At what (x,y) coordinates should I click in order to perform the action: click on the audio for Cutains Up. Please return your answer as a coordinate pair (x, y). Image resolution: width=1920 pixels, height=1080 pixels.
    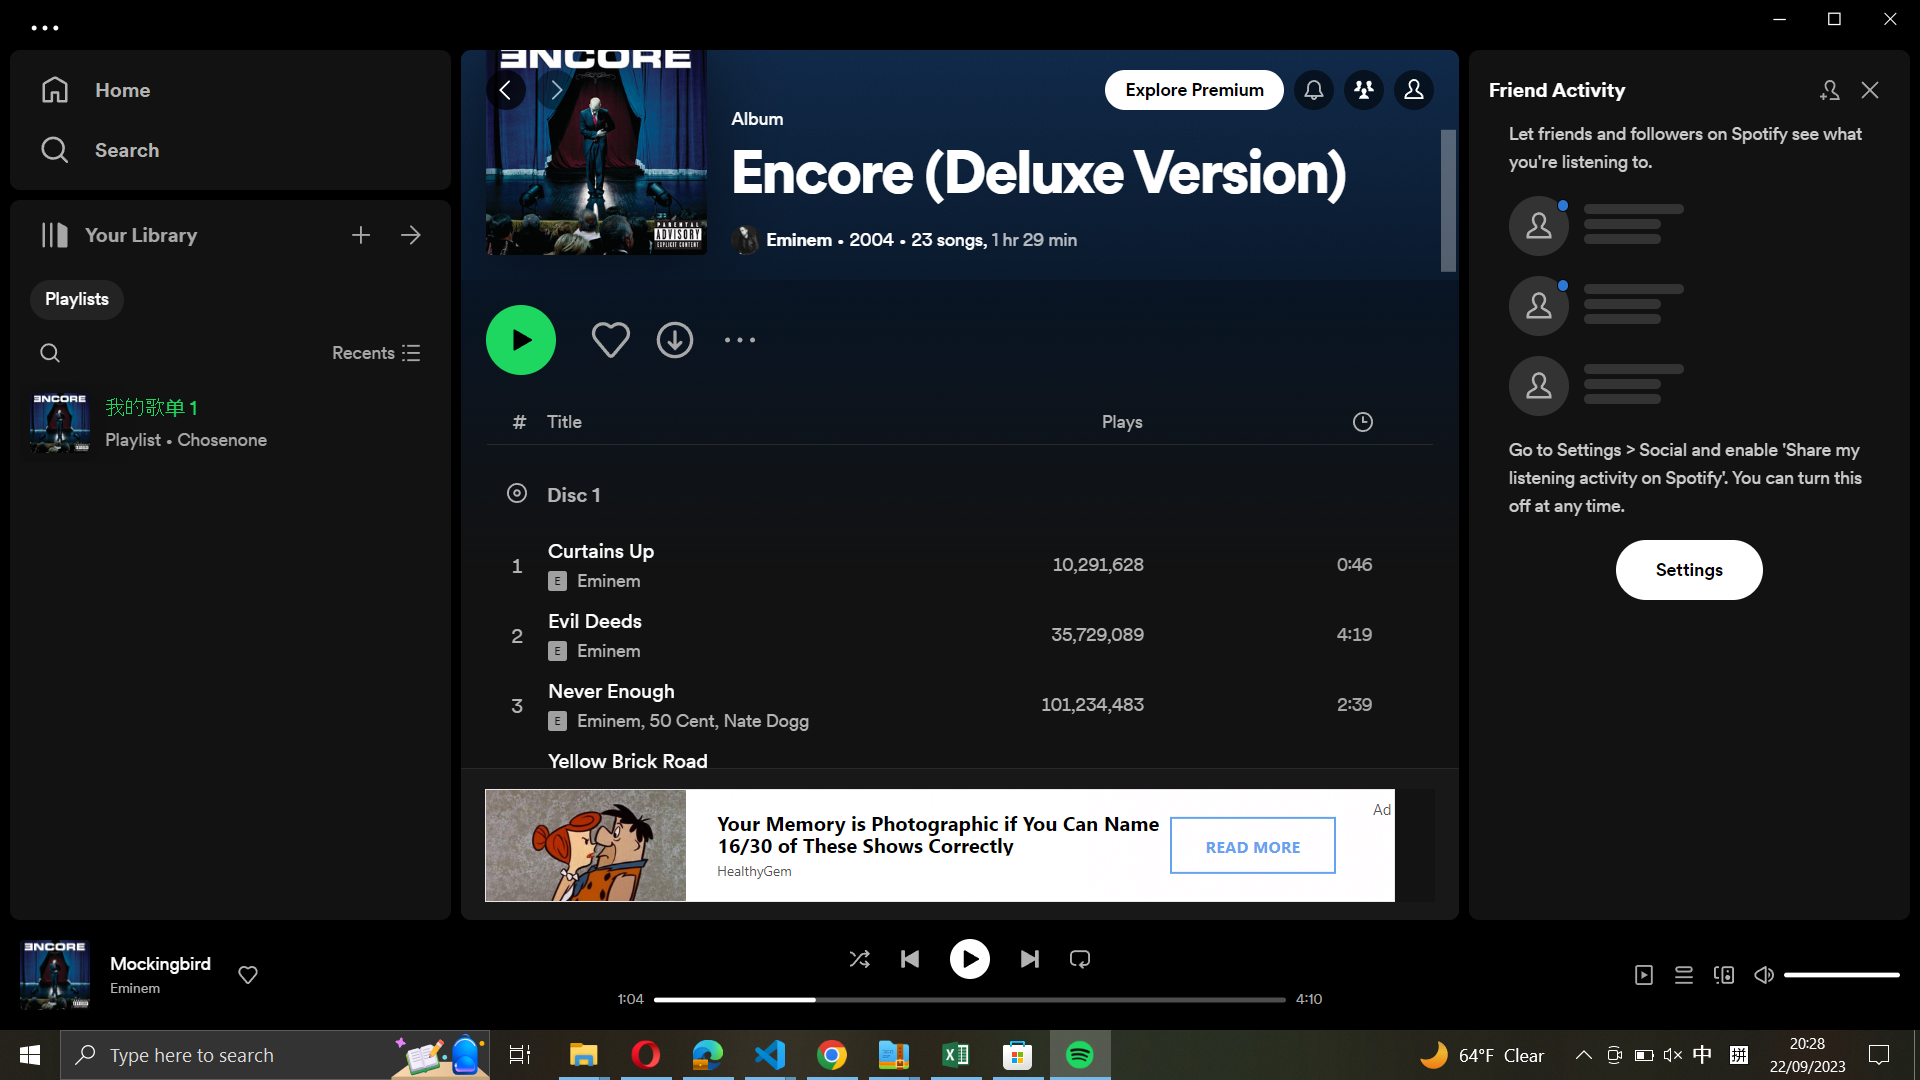
    Looking at the image, I should click on (955, 563).